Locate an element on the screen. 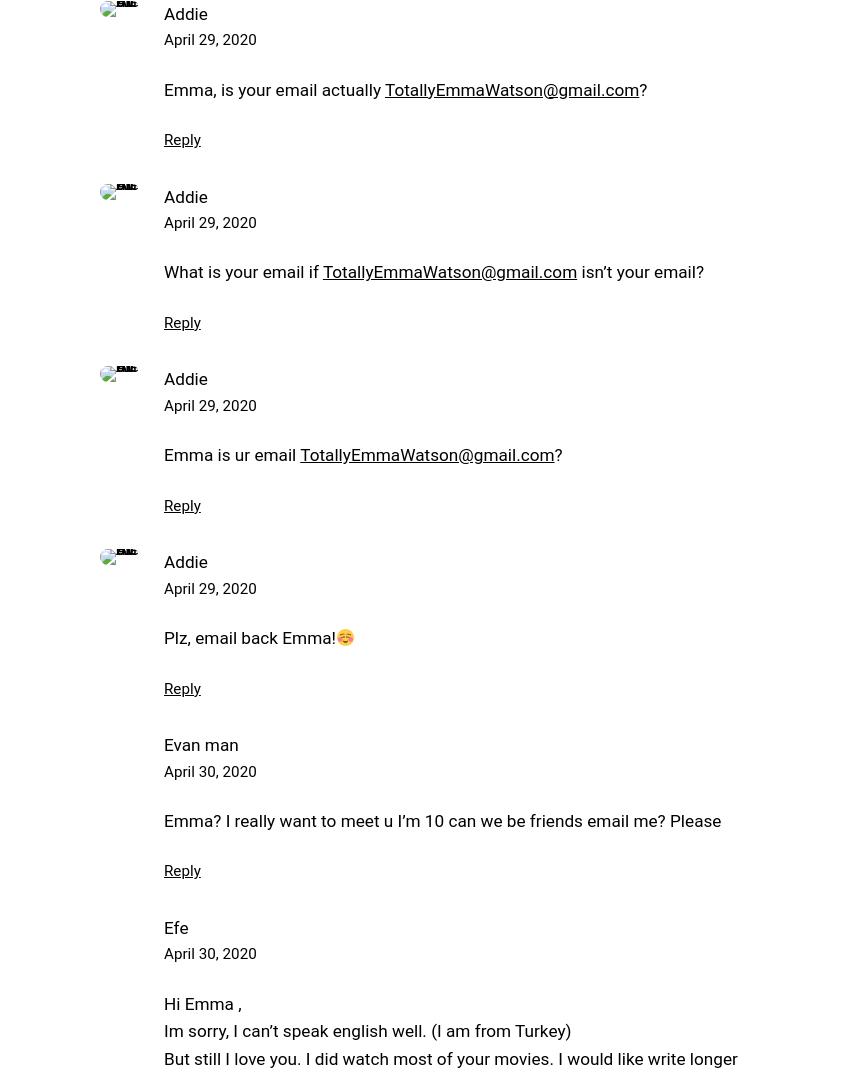  'Im sorry, I can’t speak english well. (I am from Turkey)' is located at coordinates (366, 1031).